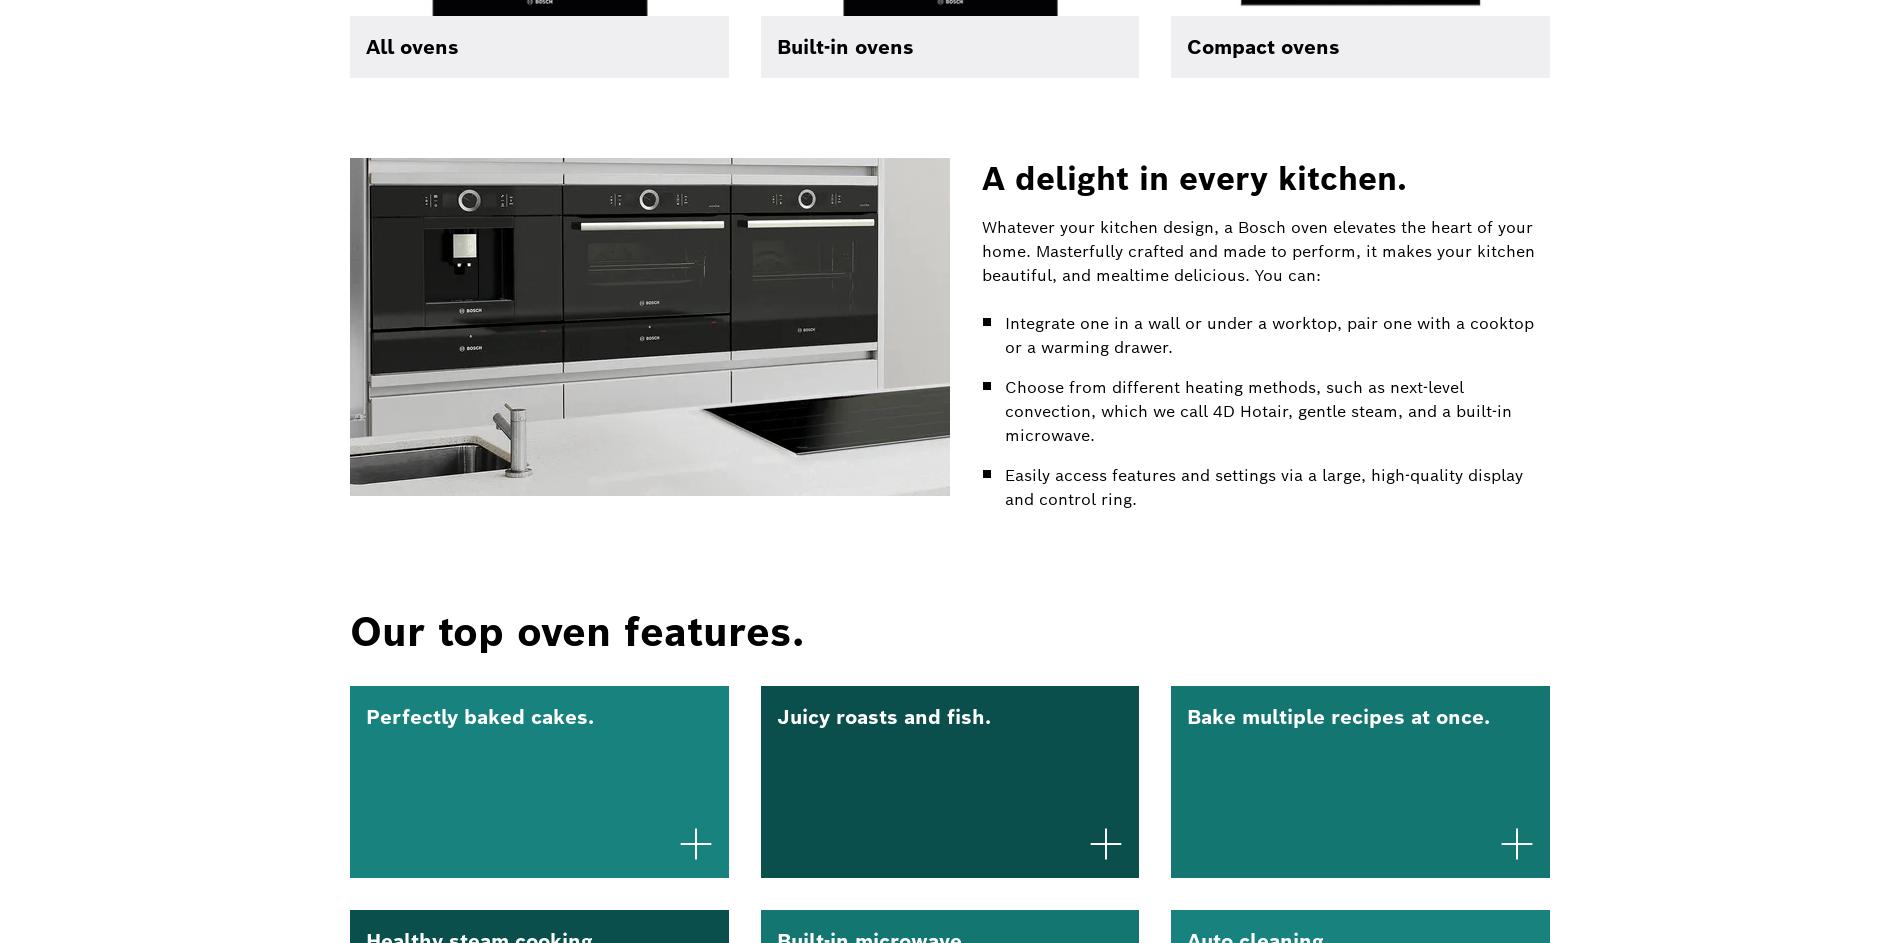  Describe the element at coordinates (966, 312) in the screenshot. I see `'Returns Policy'` at that location.